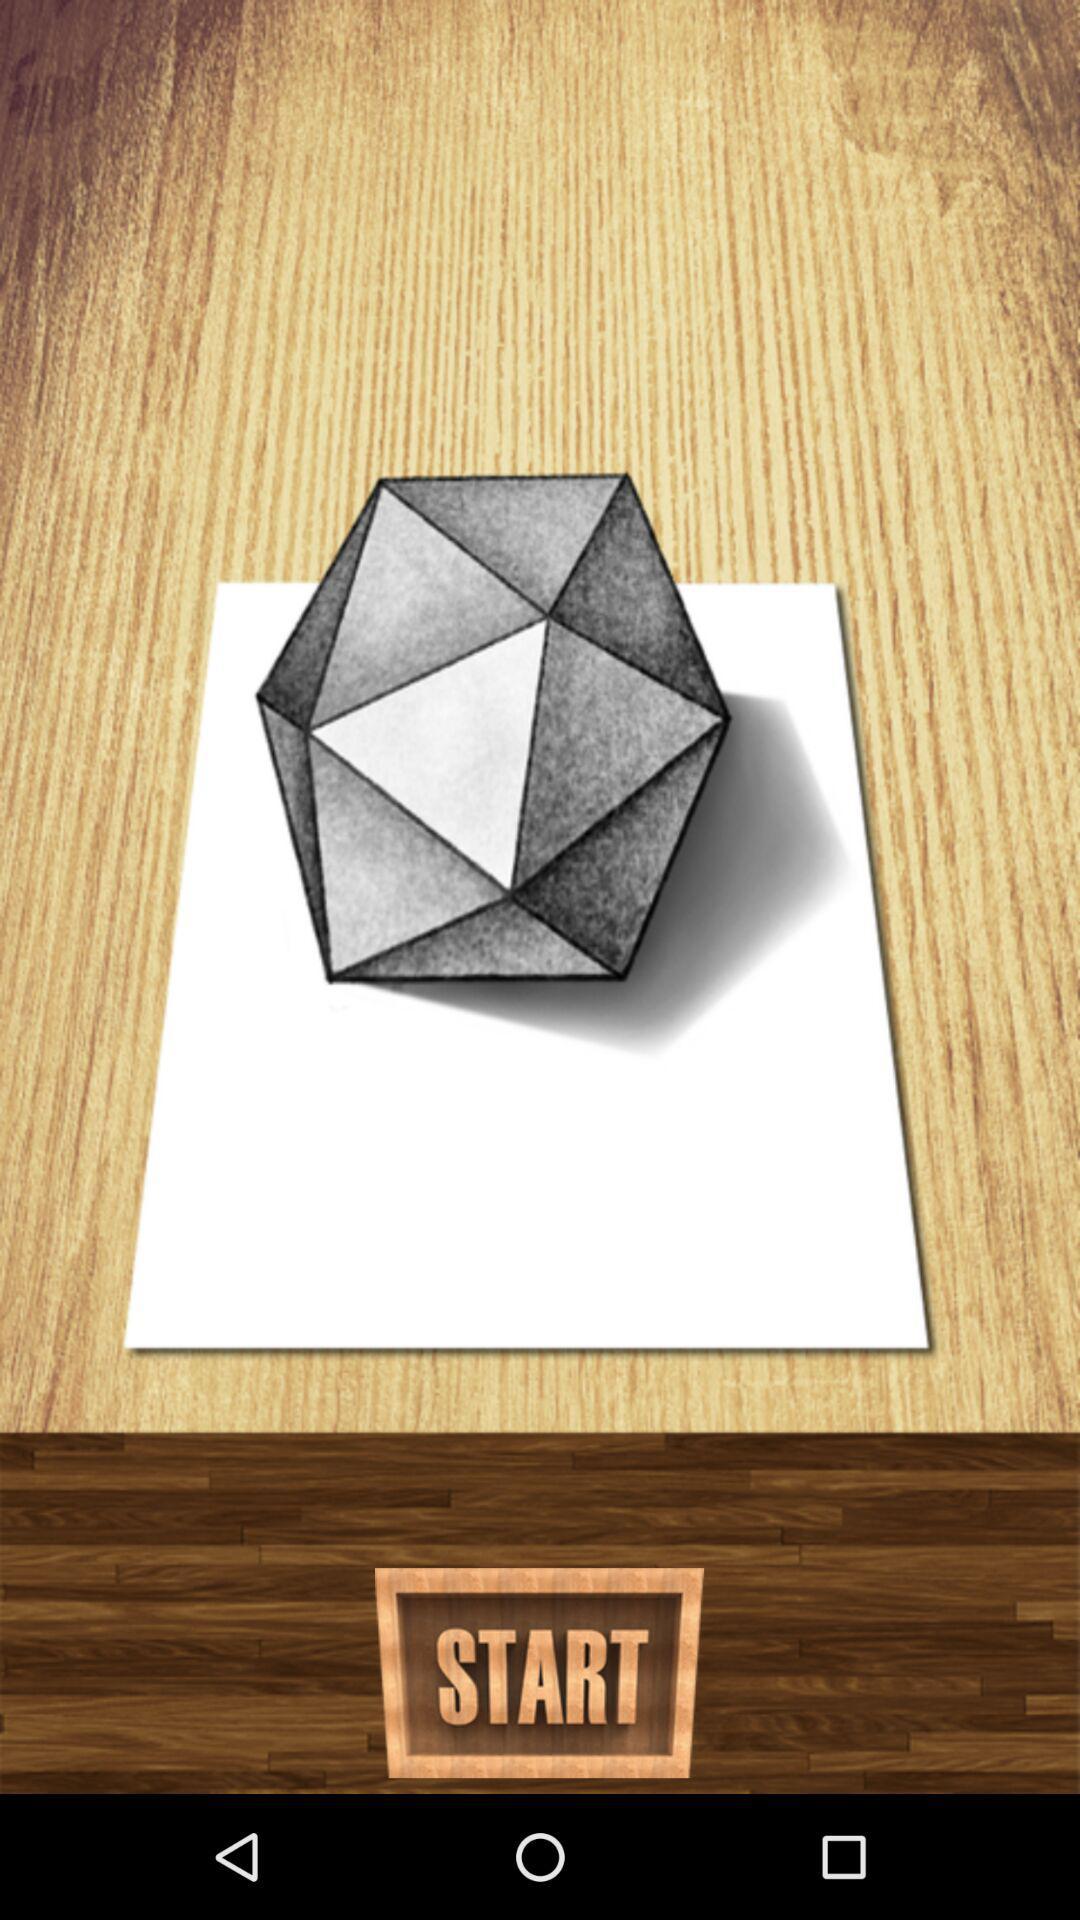  I want to click on start button, so click(538, 1673).